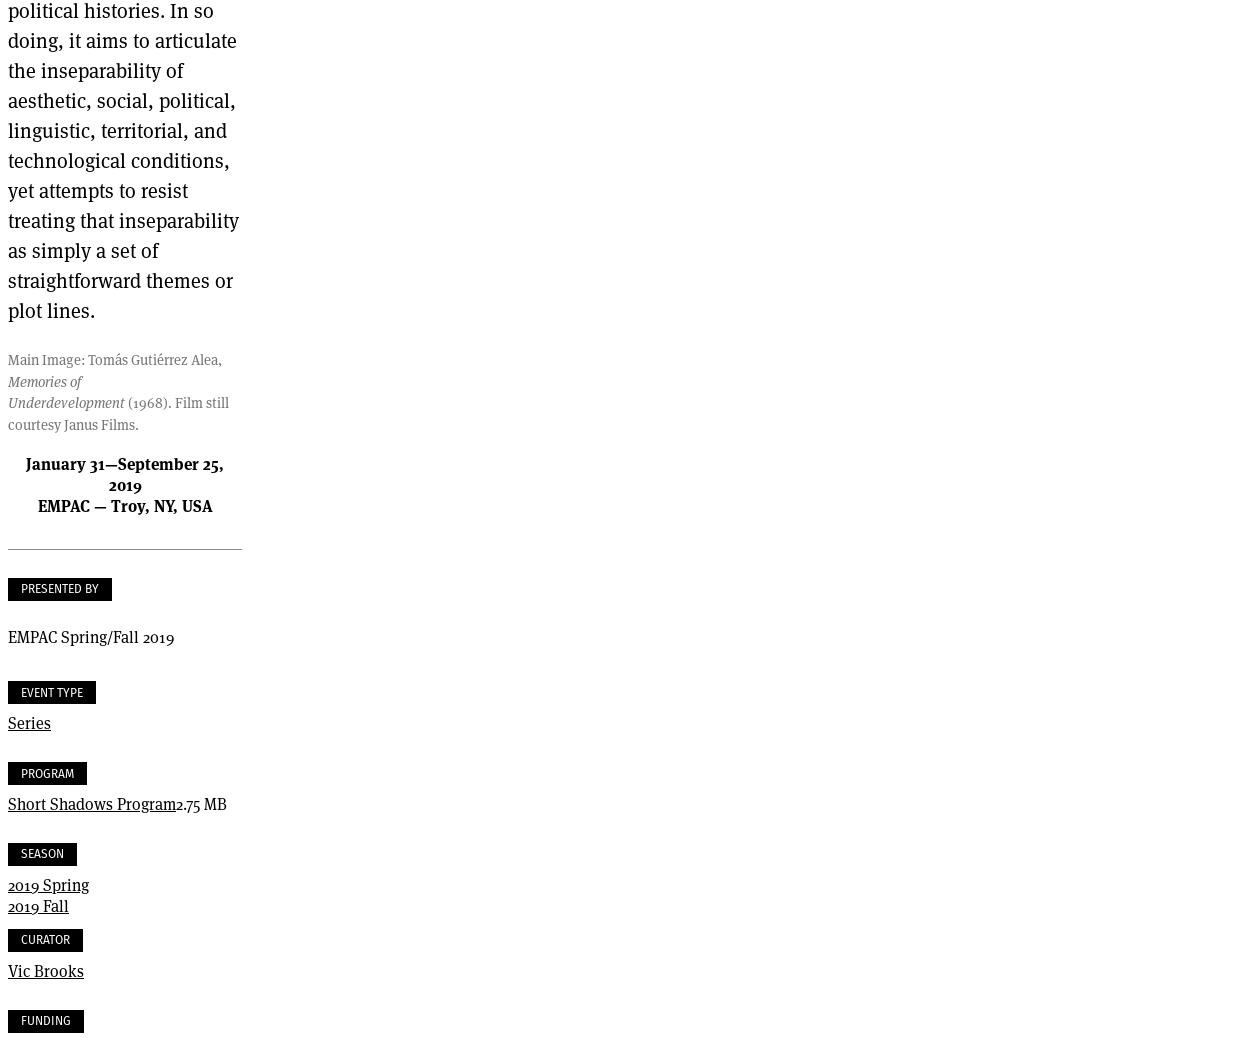 This screenshot has height=1038, width=1246. Describe the element at coordinates (6, 359) in the screenshot. I see `'Main Image: Tomás Gutiérrez Alea,'` at that location.